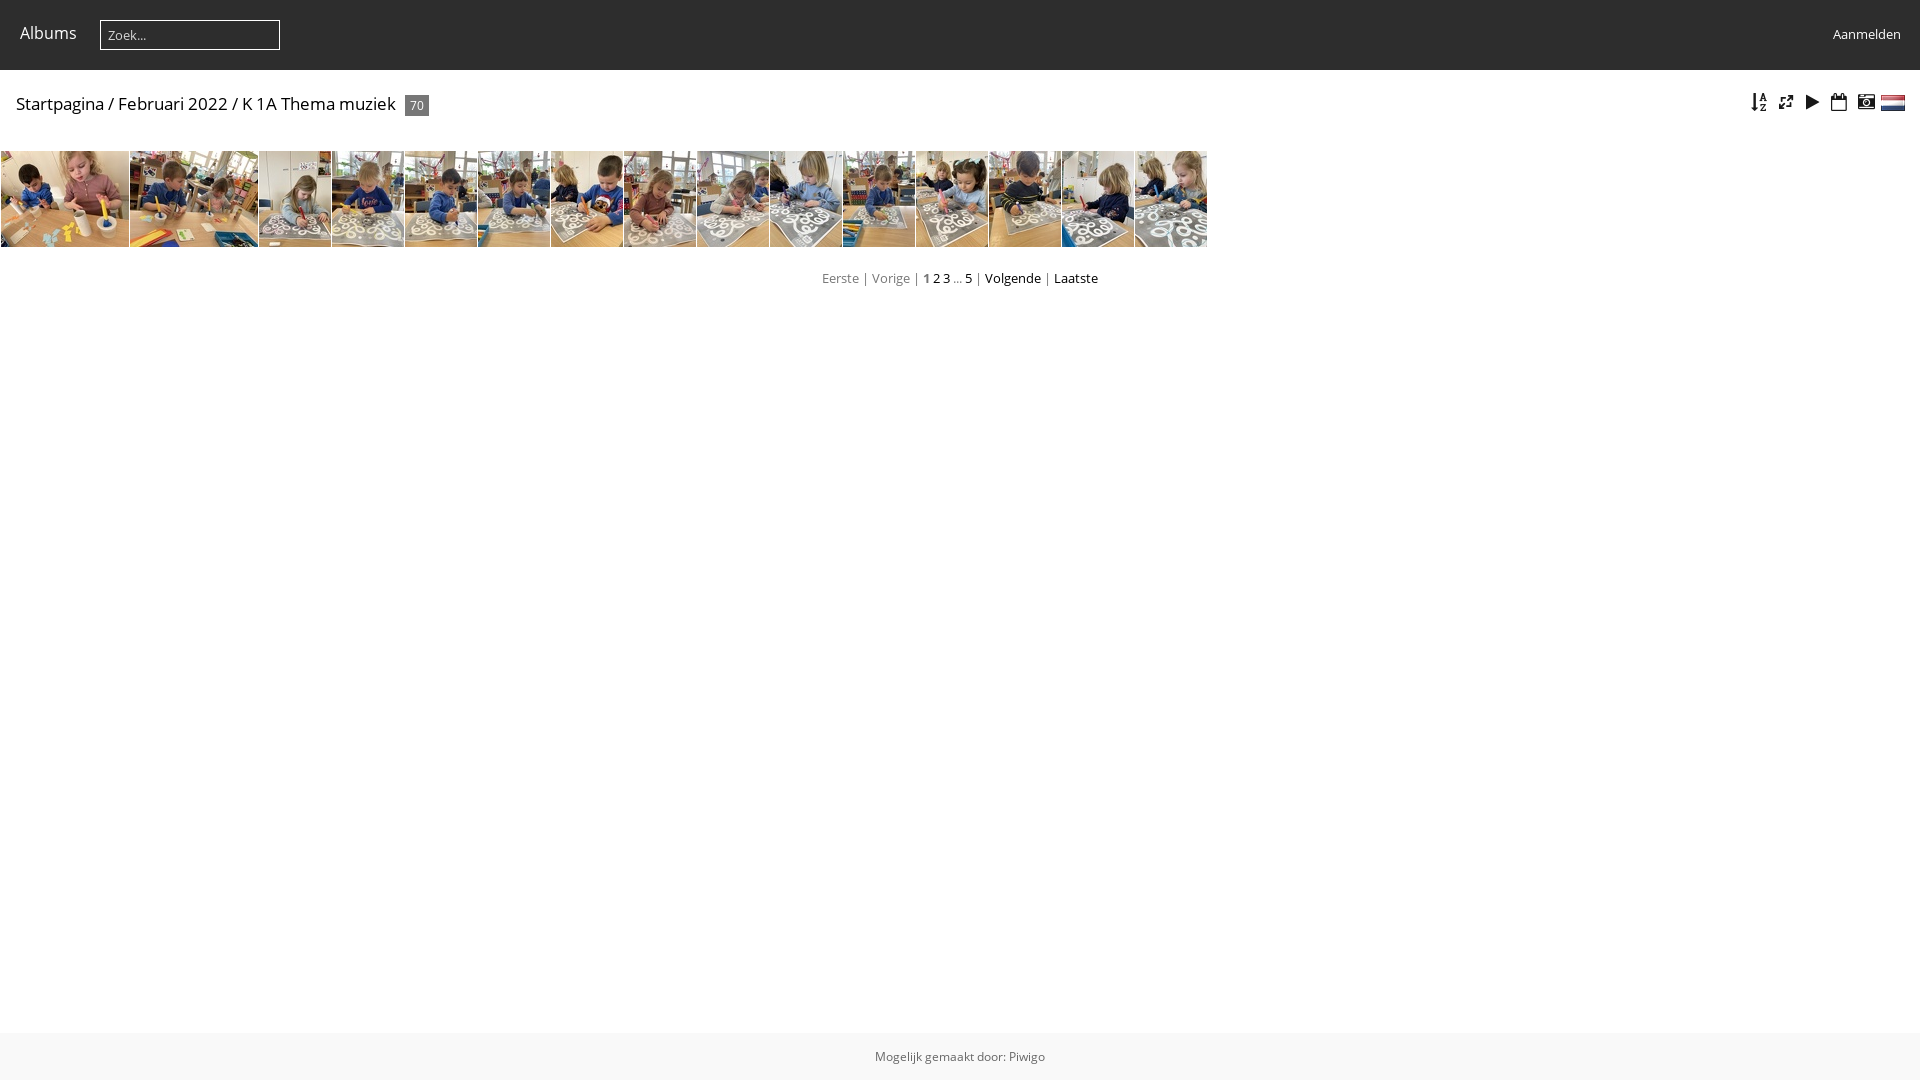 Image resolution: width=1920 pixels, height=1080 pixels. What do you see at coordinates (59, 103) in the screenshot?
I see `'Startpagina'` at bounding box center [59, 103].